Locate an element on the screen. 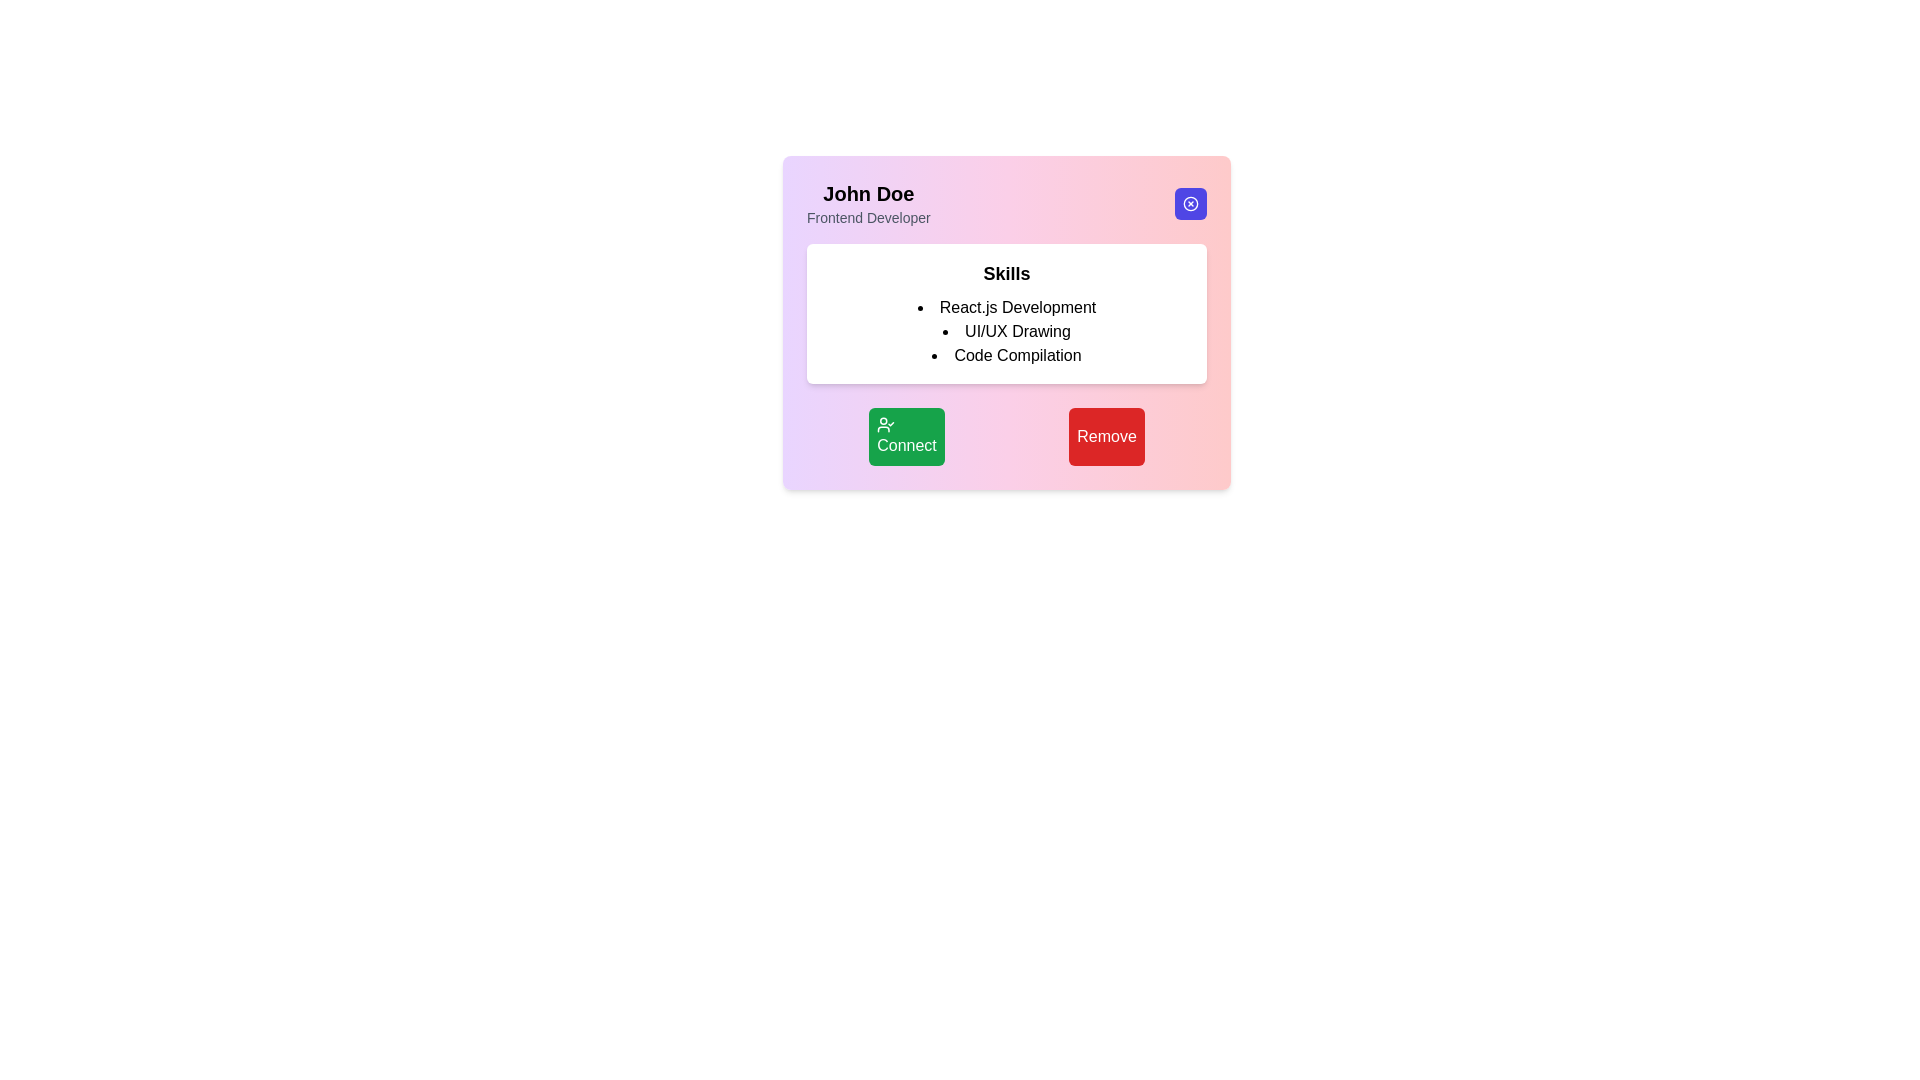 The width and height of the screenshot is (1920, 1080). the 'Skills' text label, which is prominently styled in bold and large font at the top of a white rectangular box containing various skills is located at coordinates (1007, 273).